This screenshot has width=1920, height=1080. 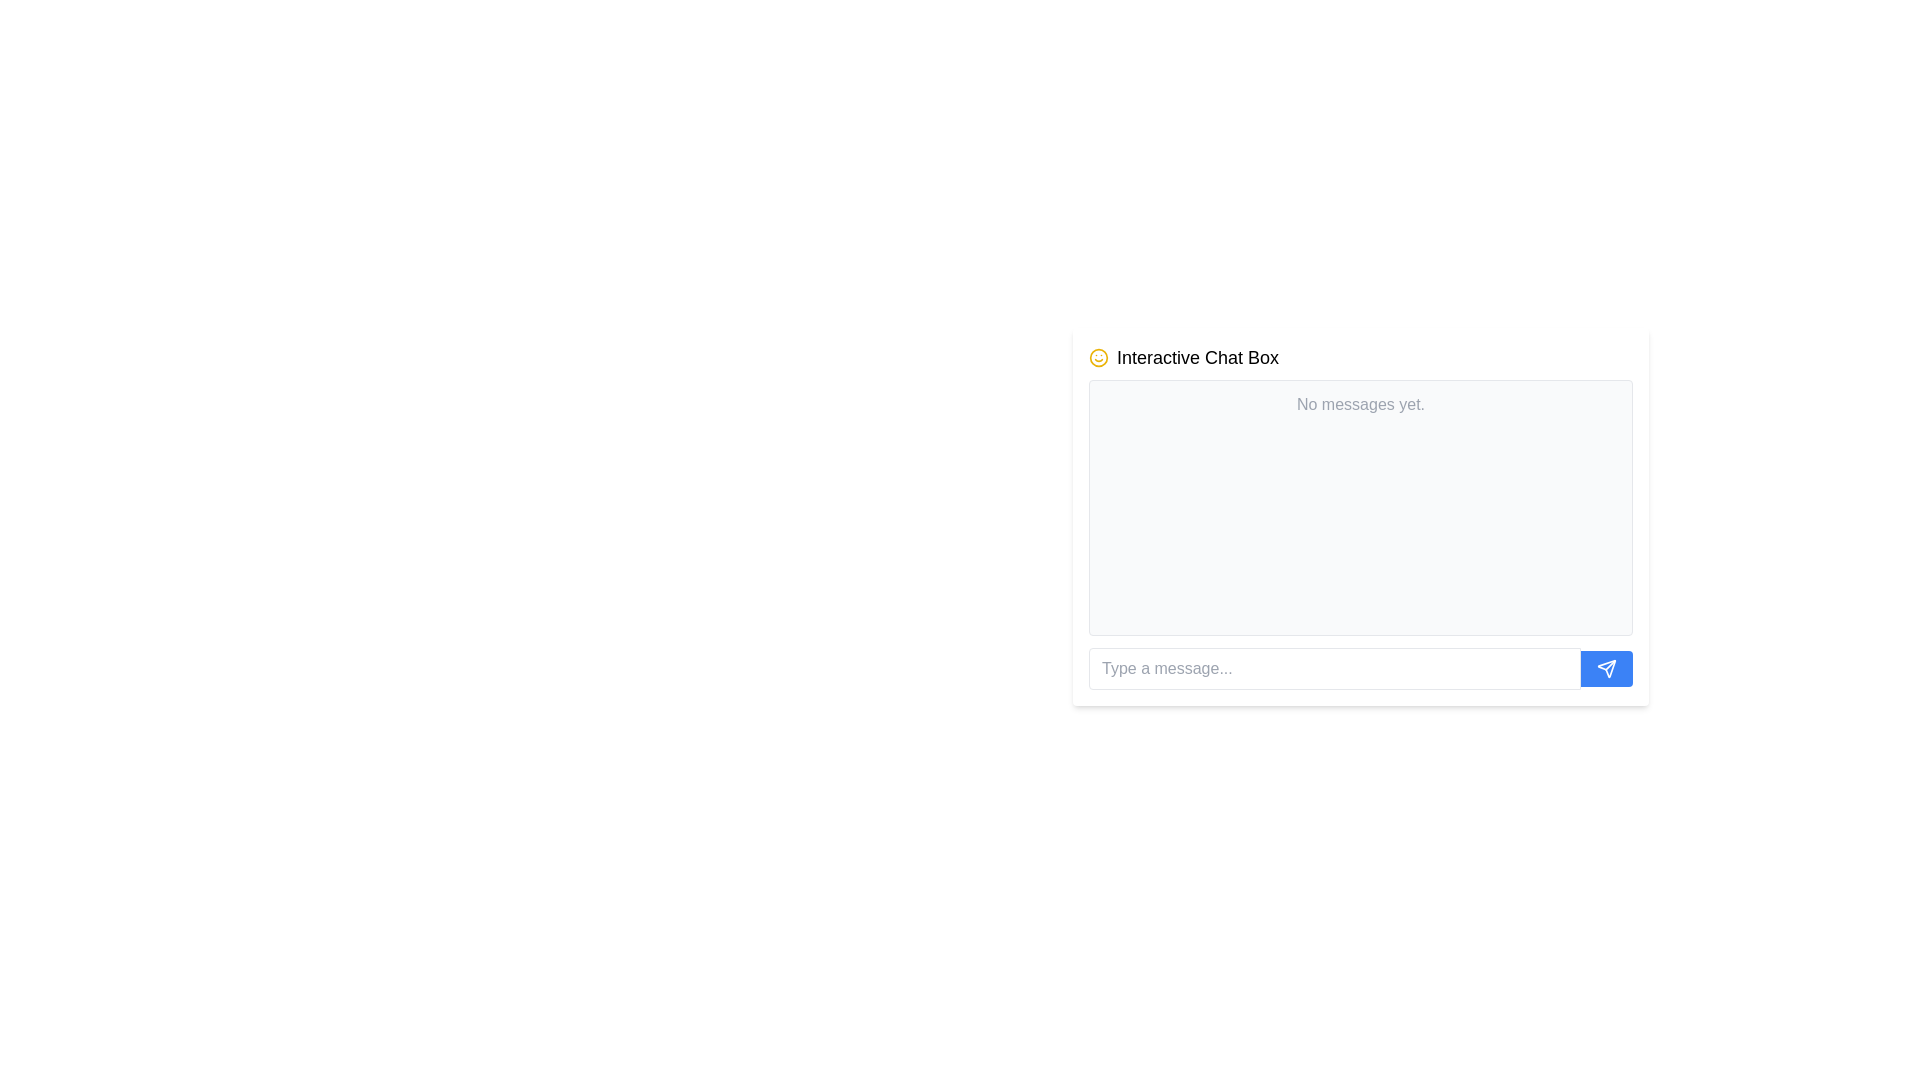 I want to click on the blue button with a gradient effect and a white paper plane icon, so click(x=1607, y=668).